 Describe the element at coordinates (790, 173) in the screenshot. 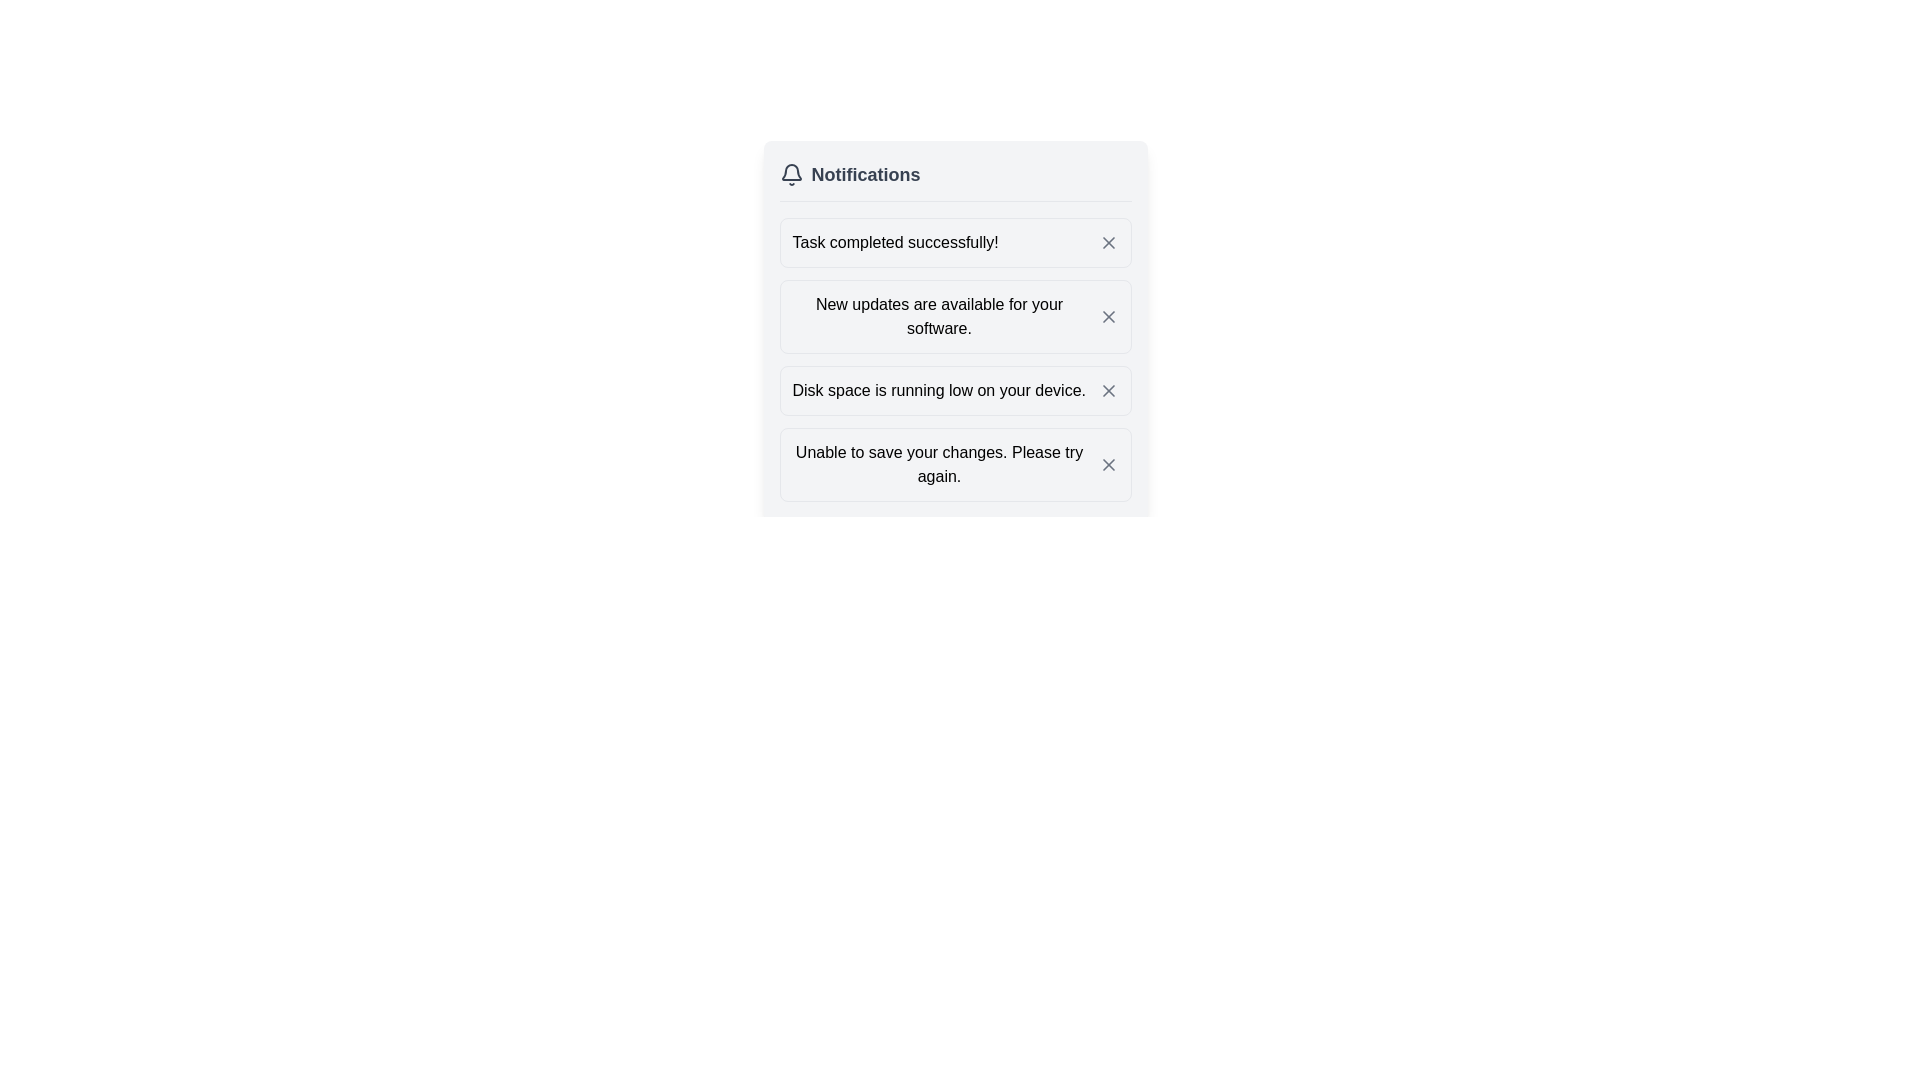

I see `the bell icon representing notifications, which is located at the very left of the 'Notifications' section header, preceding the text label 'Notifications'` at that location.